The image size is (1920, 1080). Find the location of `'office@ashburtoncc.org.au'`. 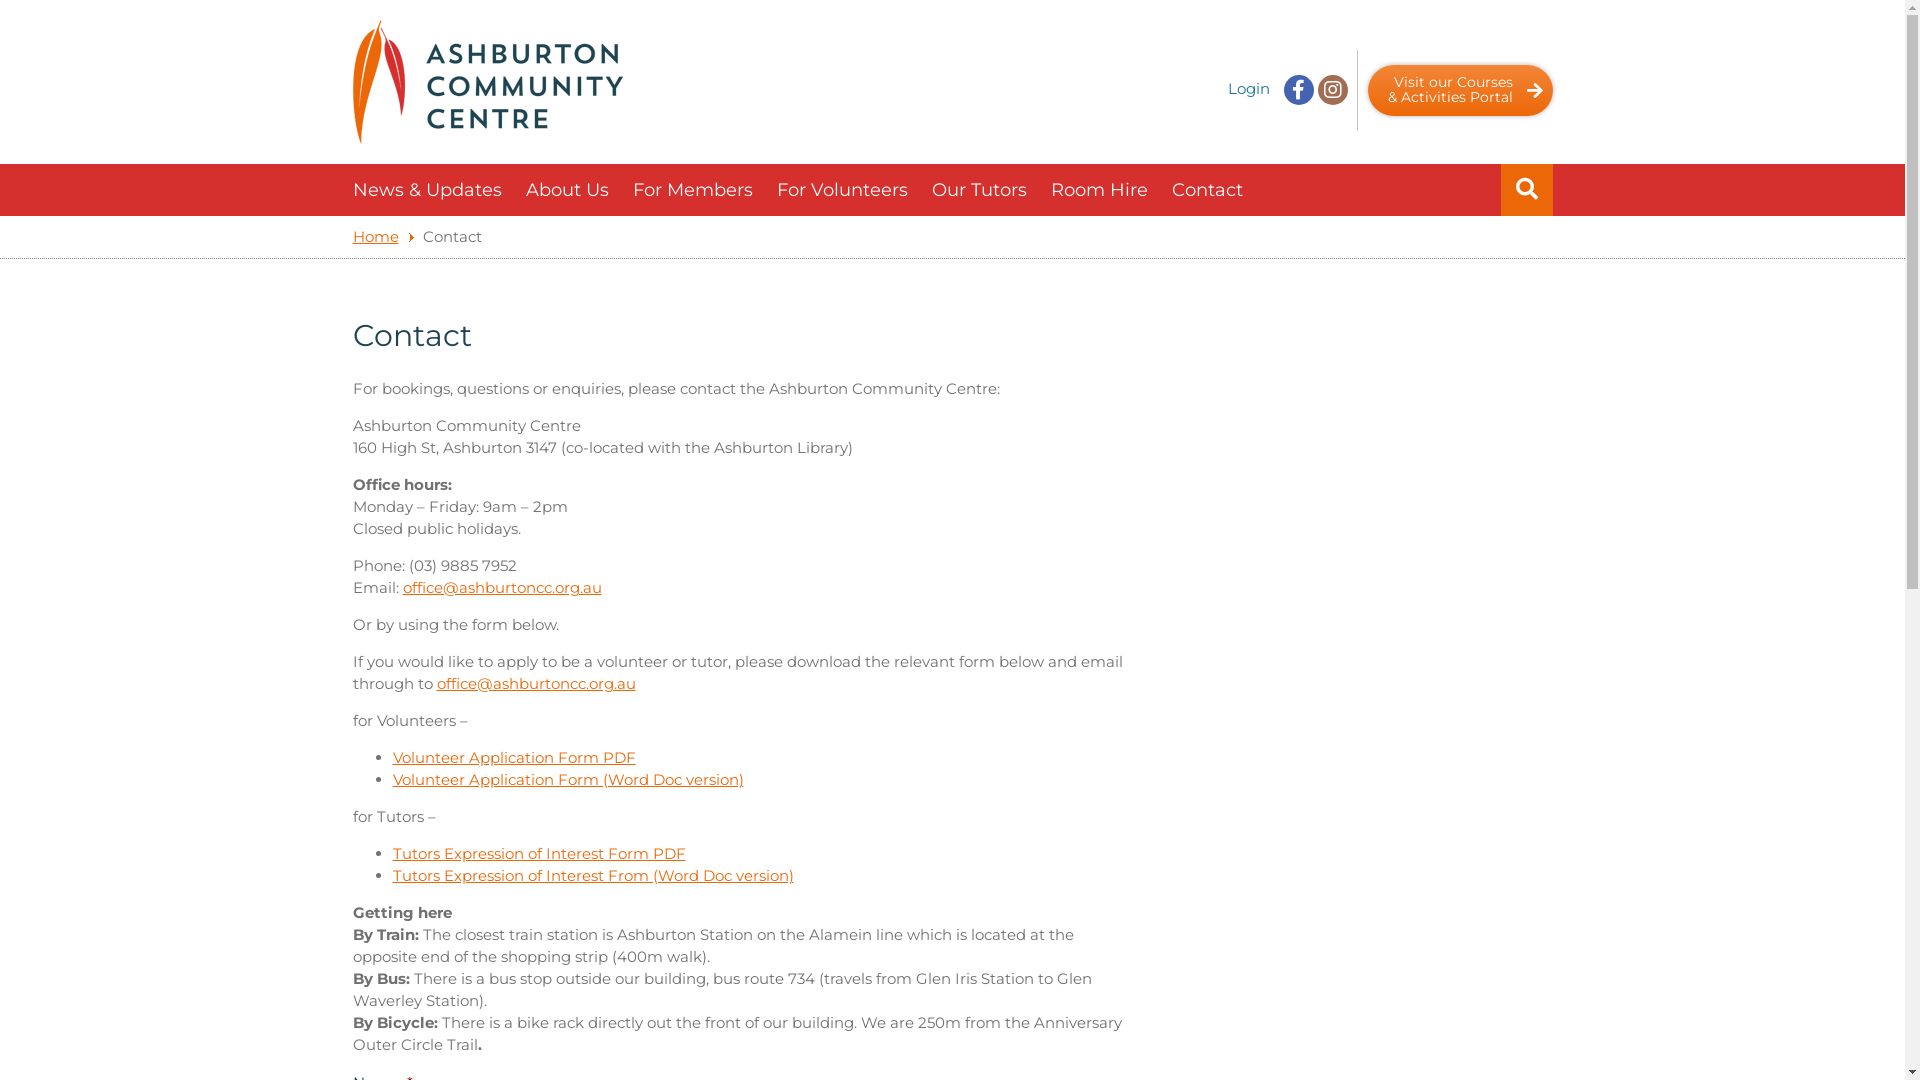

'office@ashburtoncc.org.au' is located at coordinates (535, 682).